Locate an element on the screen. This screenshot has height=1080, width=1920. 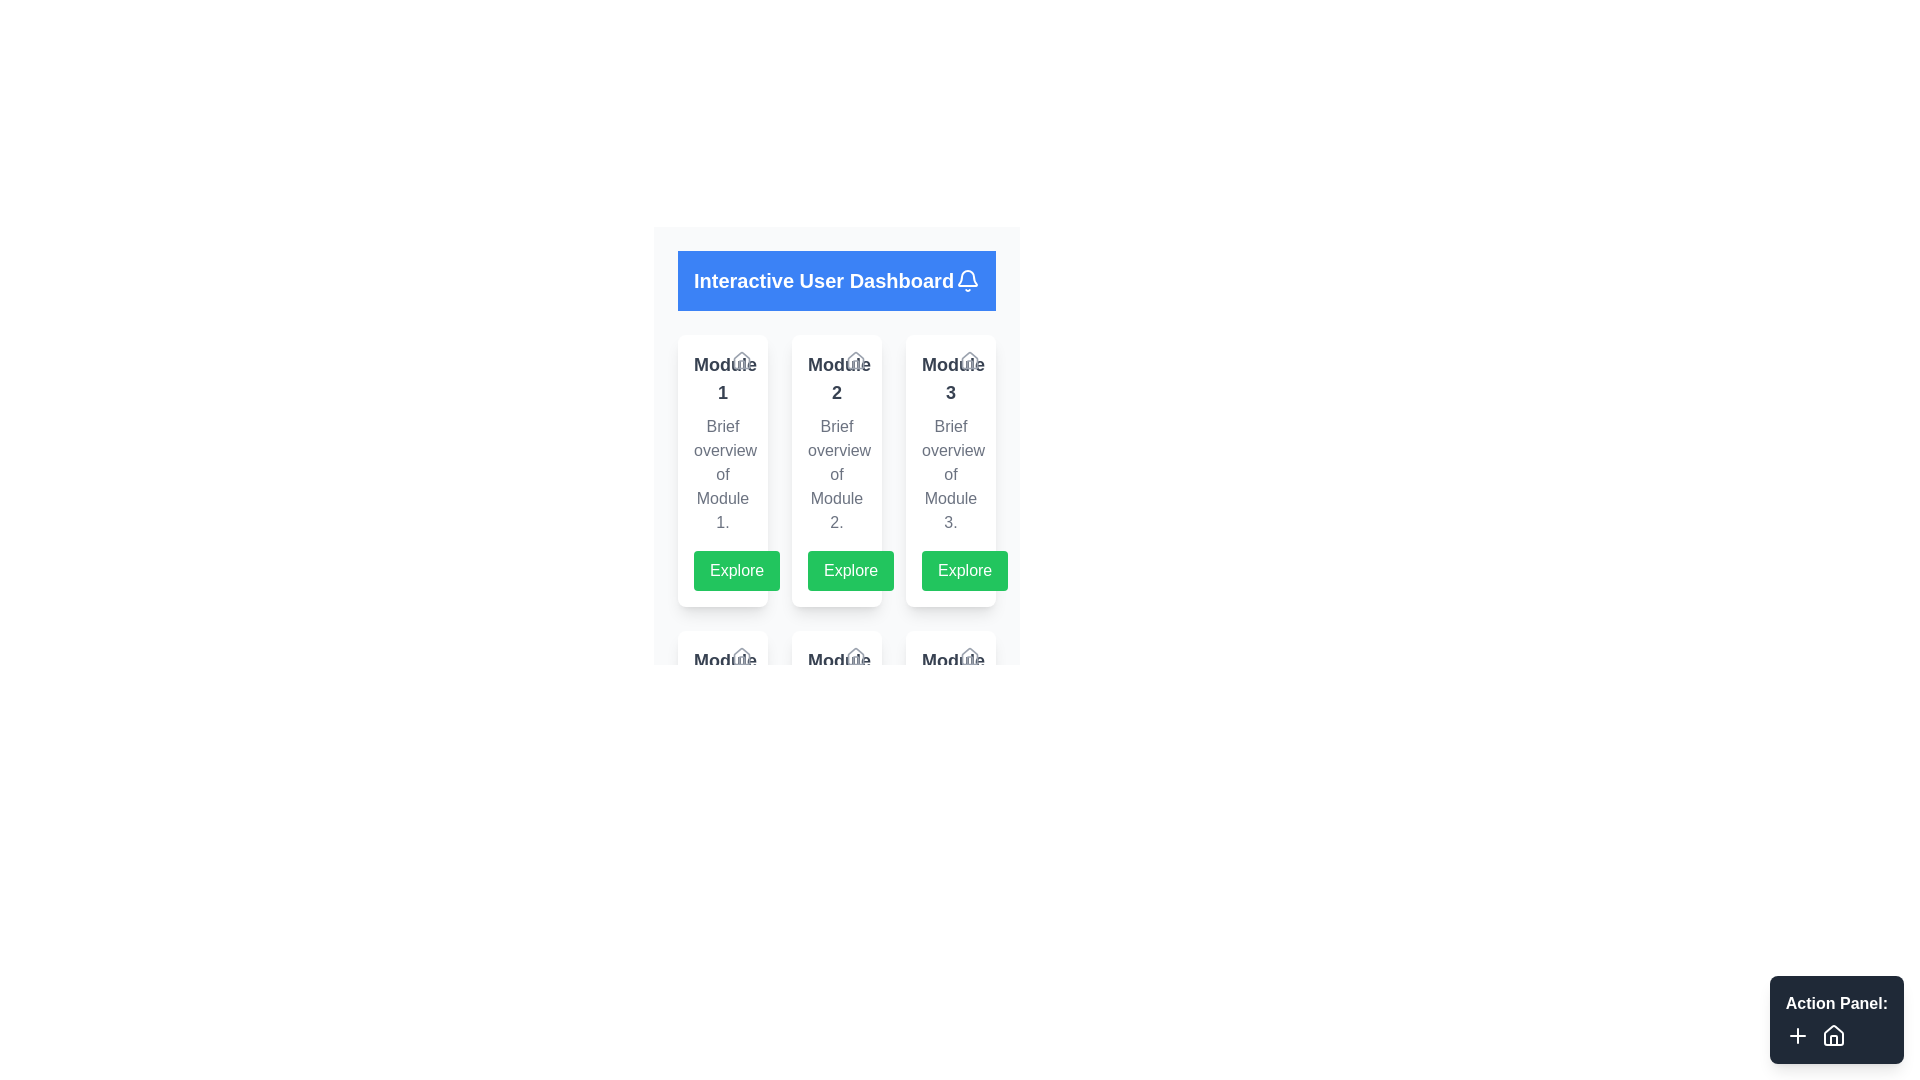
the notification bell icon located at the top-right of the interface, adjacent to the 'Interactive User Dashboard' title is located at coordinates (968, 278).